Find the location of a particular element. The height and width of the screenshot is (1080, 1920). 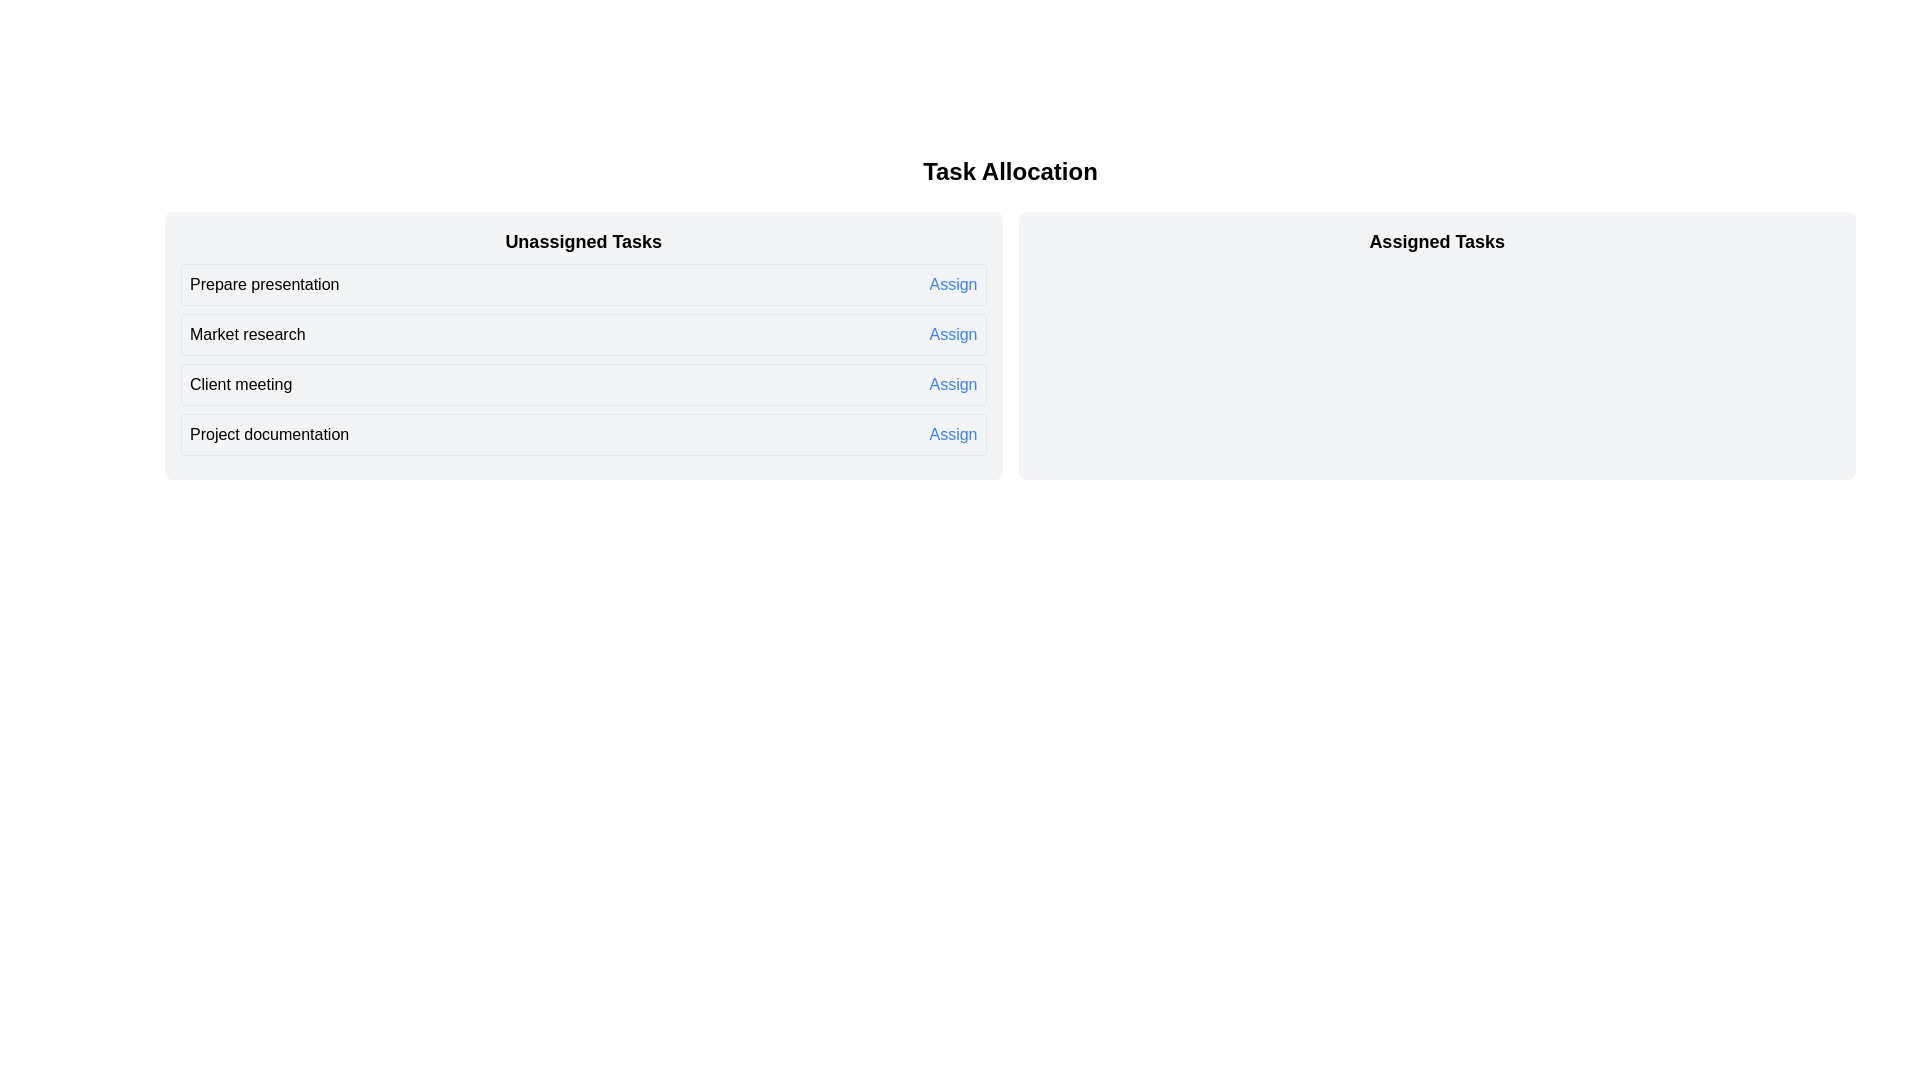

the fourth 'Assign' hyperlink located to the right of 'Project documentation' in the 'Unassigned Tasks' section to assign the task is located at coordinates (952, 434).